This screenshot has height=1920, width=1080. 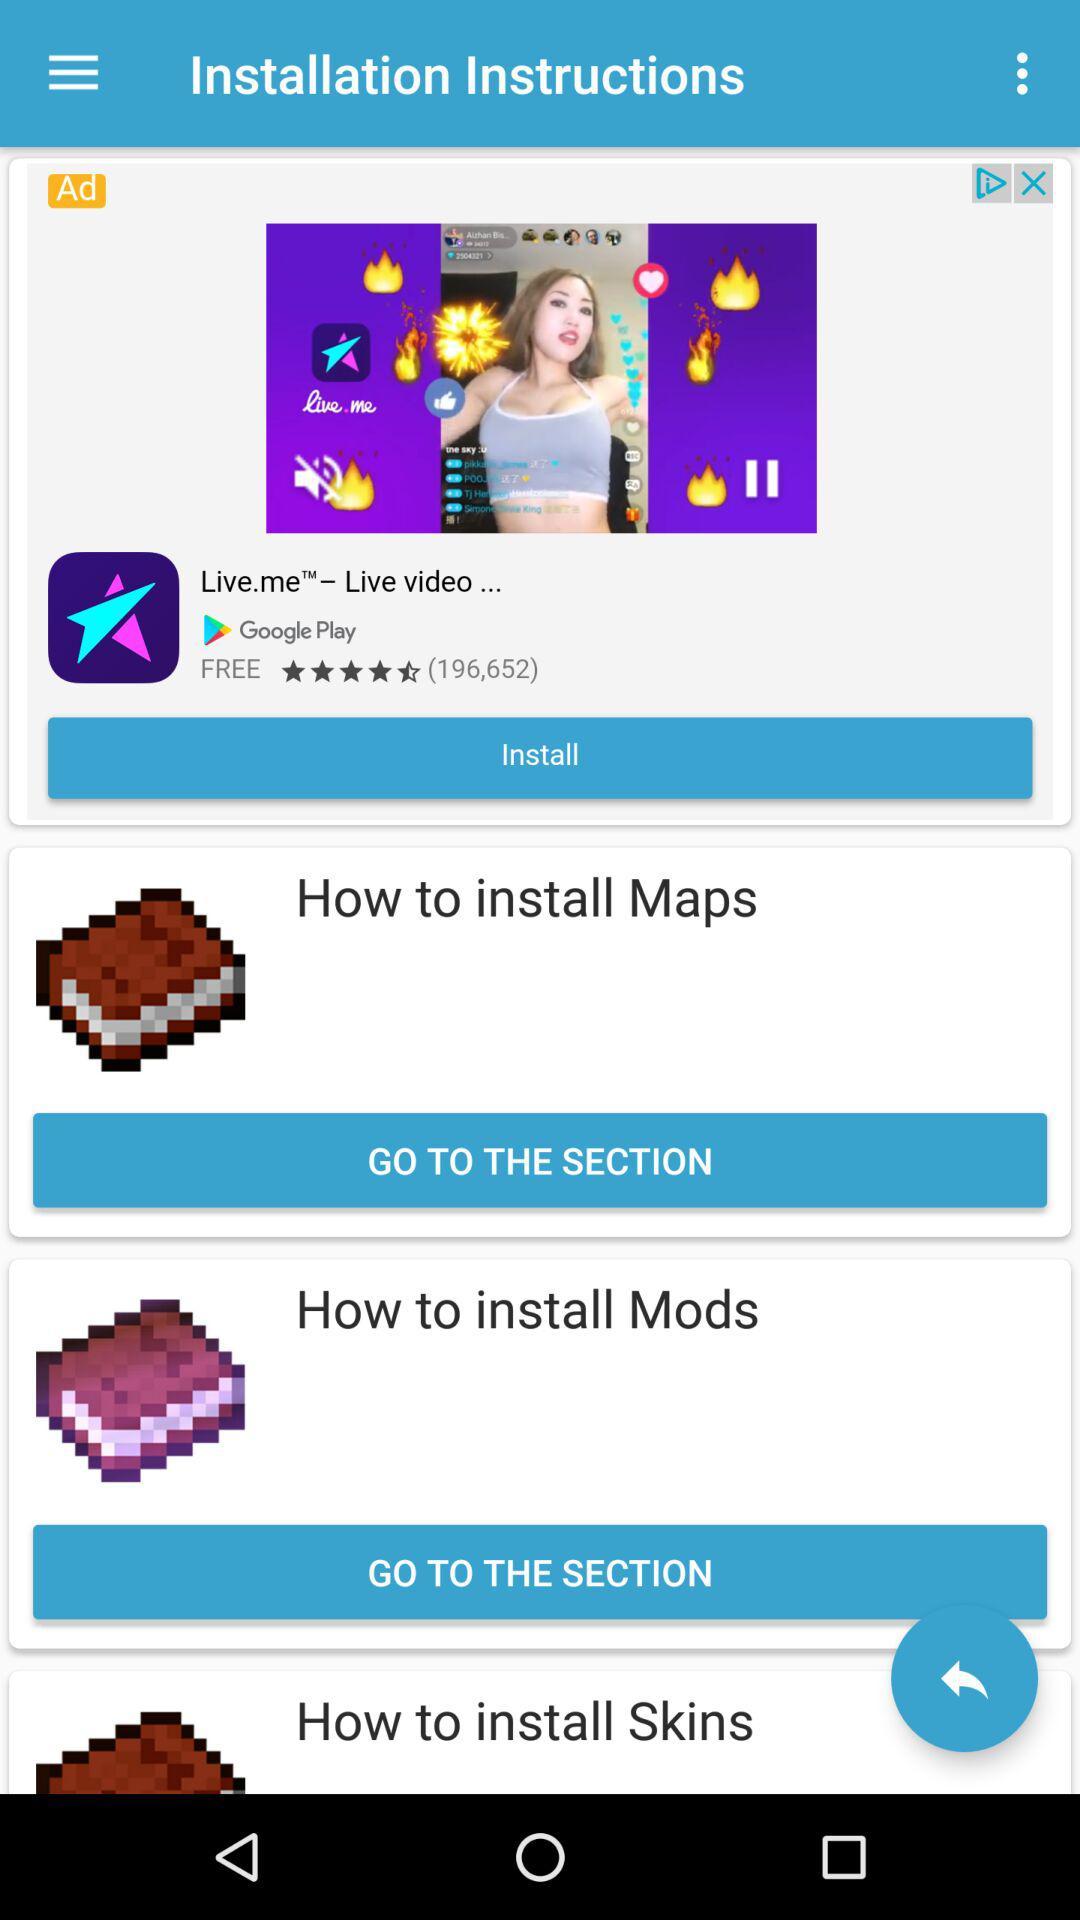 What do you see at coordinates (540, 491) in the screenshot?
I see `advertisement` at bounding box center [540, 491].